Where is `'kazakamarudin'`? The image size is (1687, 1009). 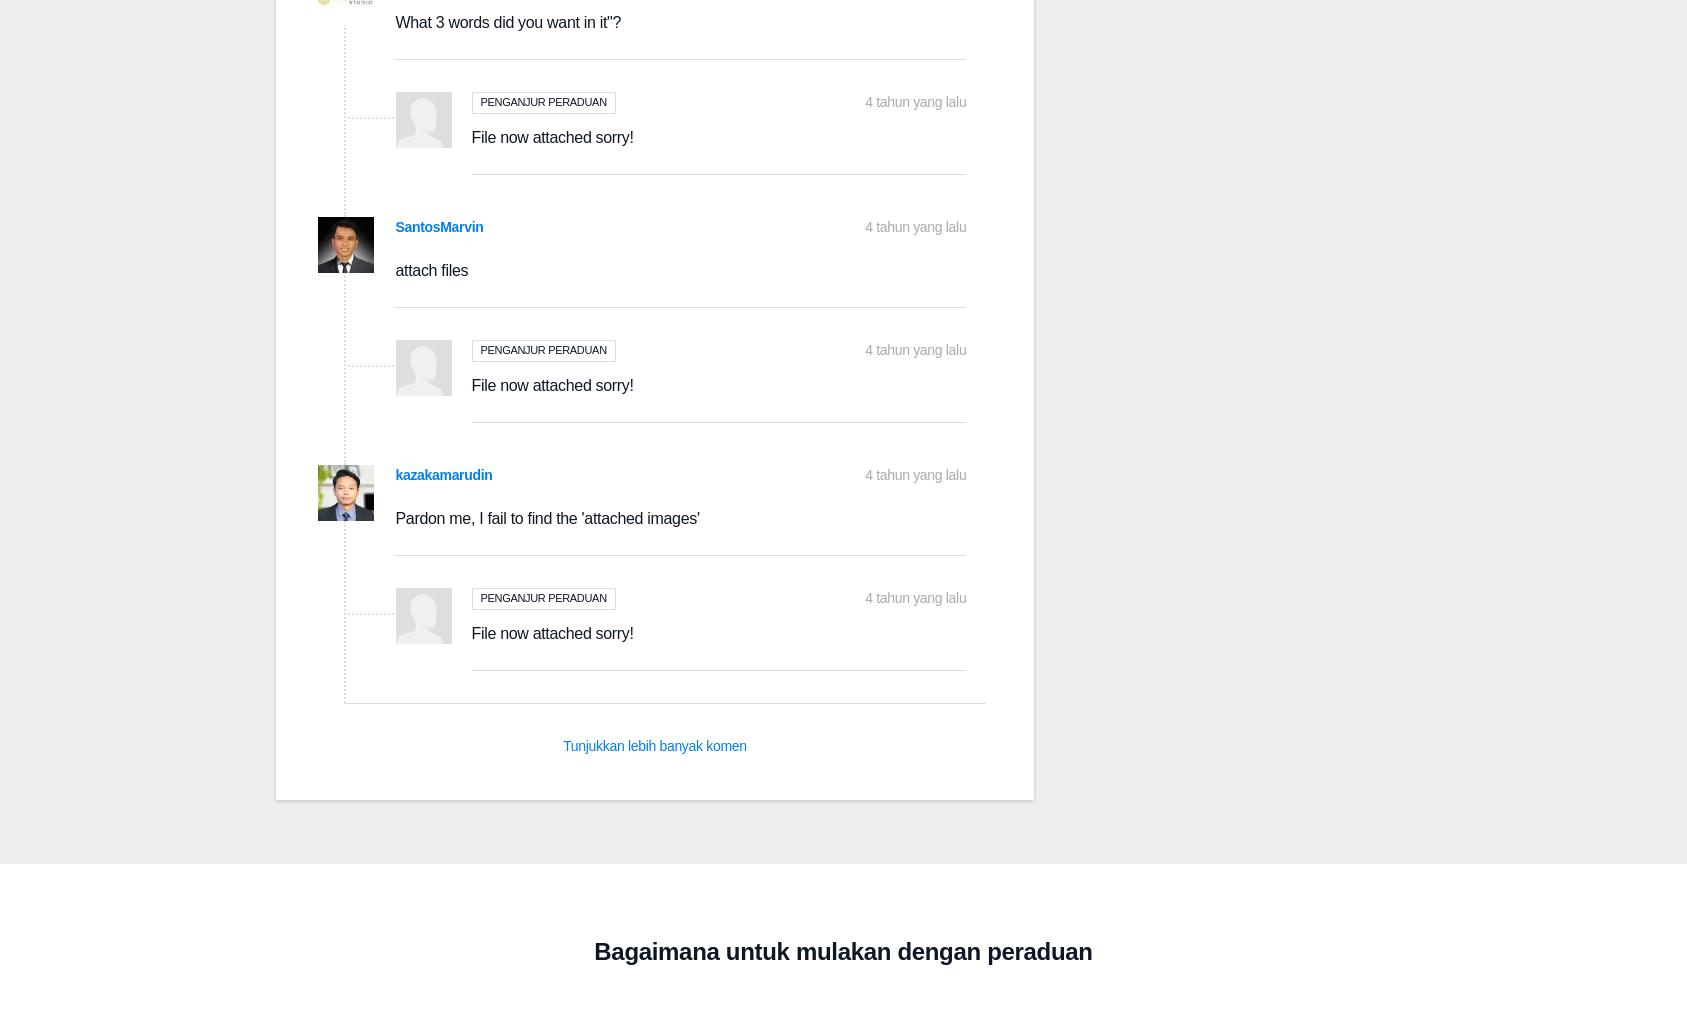 'kazakamarudin' is located at coordinates (443, 474).